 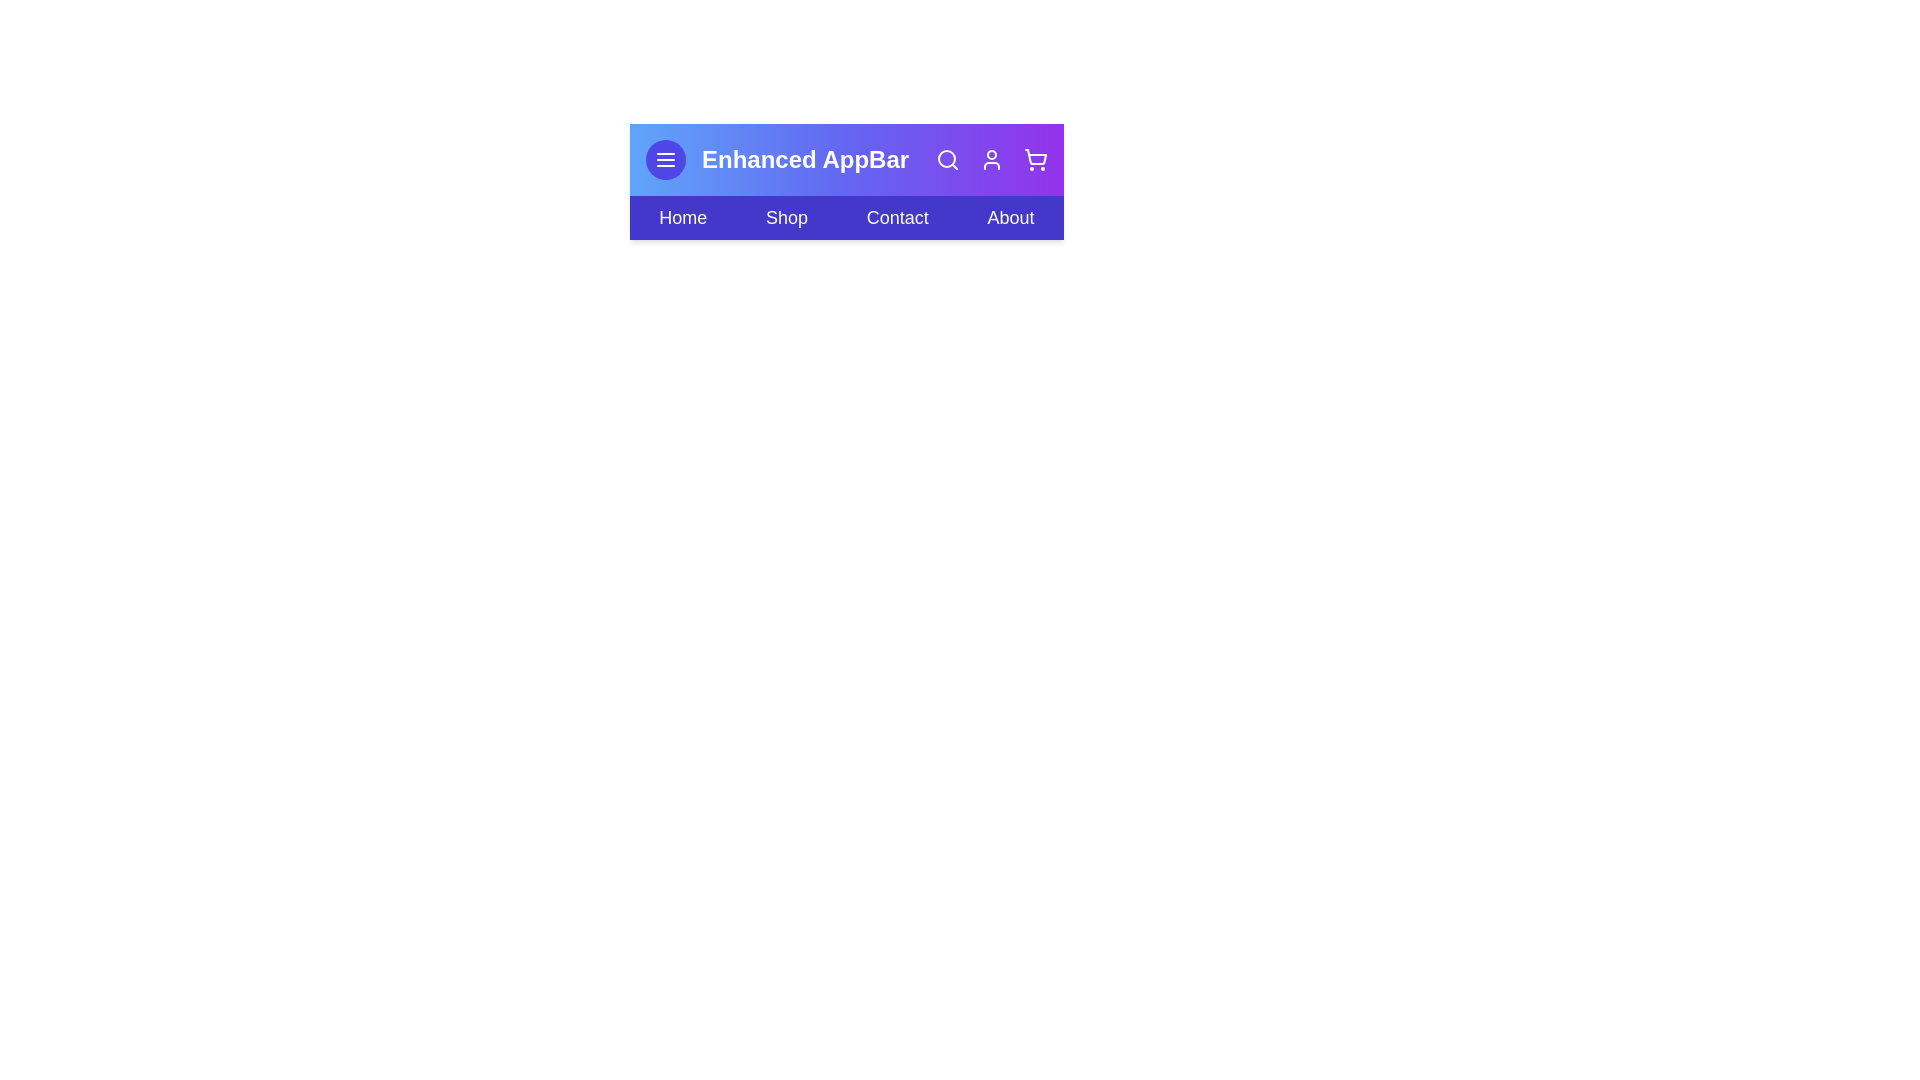 What do you see at coordinates (896, 218) in the screenshot?
I see `the interactive element Contact Link to observe its hover effect` at bounding box center [896, 218].